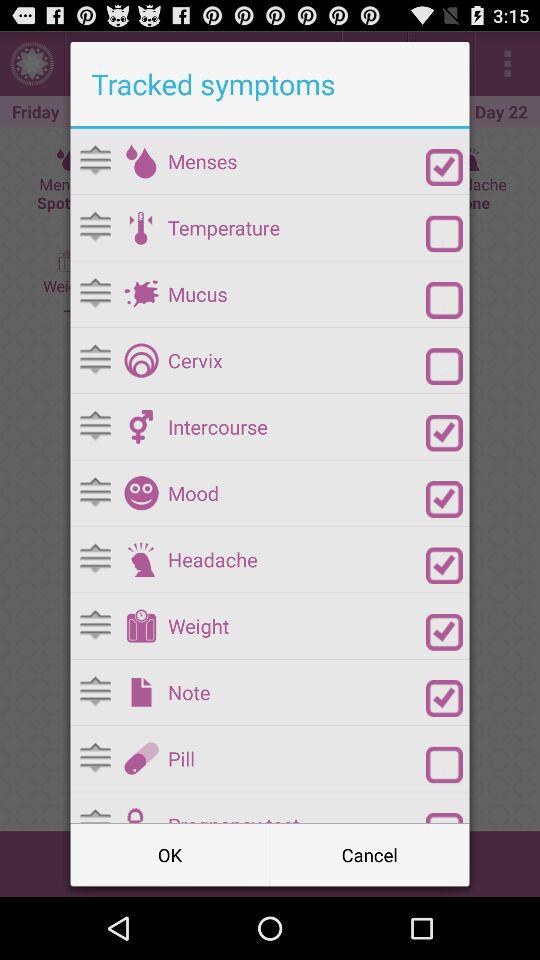 The height and width of the screenshot is (960, 540). Describe the element at coordinates (296, 625) in the screenshot. I see `weight app` at that location.